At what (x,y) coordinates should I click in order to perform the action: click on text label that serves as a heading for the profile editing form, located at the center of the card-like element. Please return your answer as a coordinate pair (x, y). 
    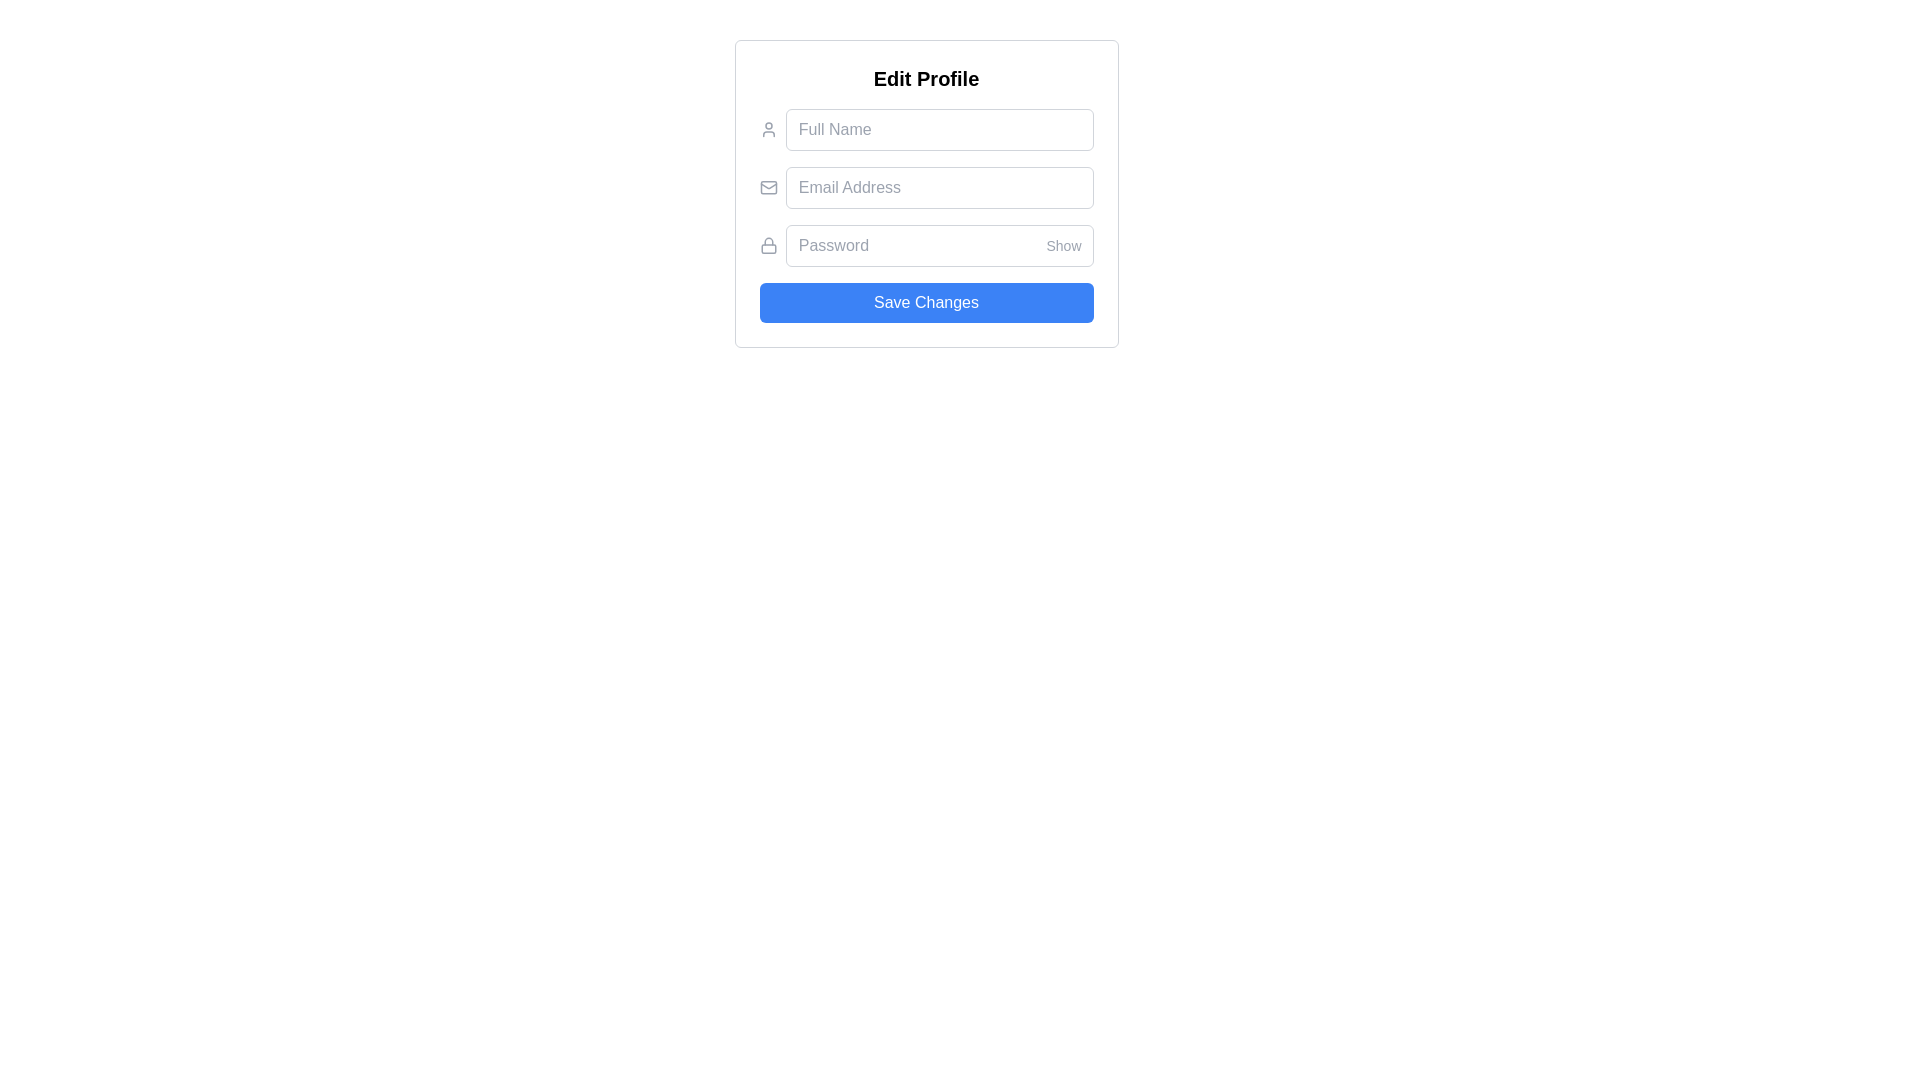
    Looking at the image, I should click on (925, 77).